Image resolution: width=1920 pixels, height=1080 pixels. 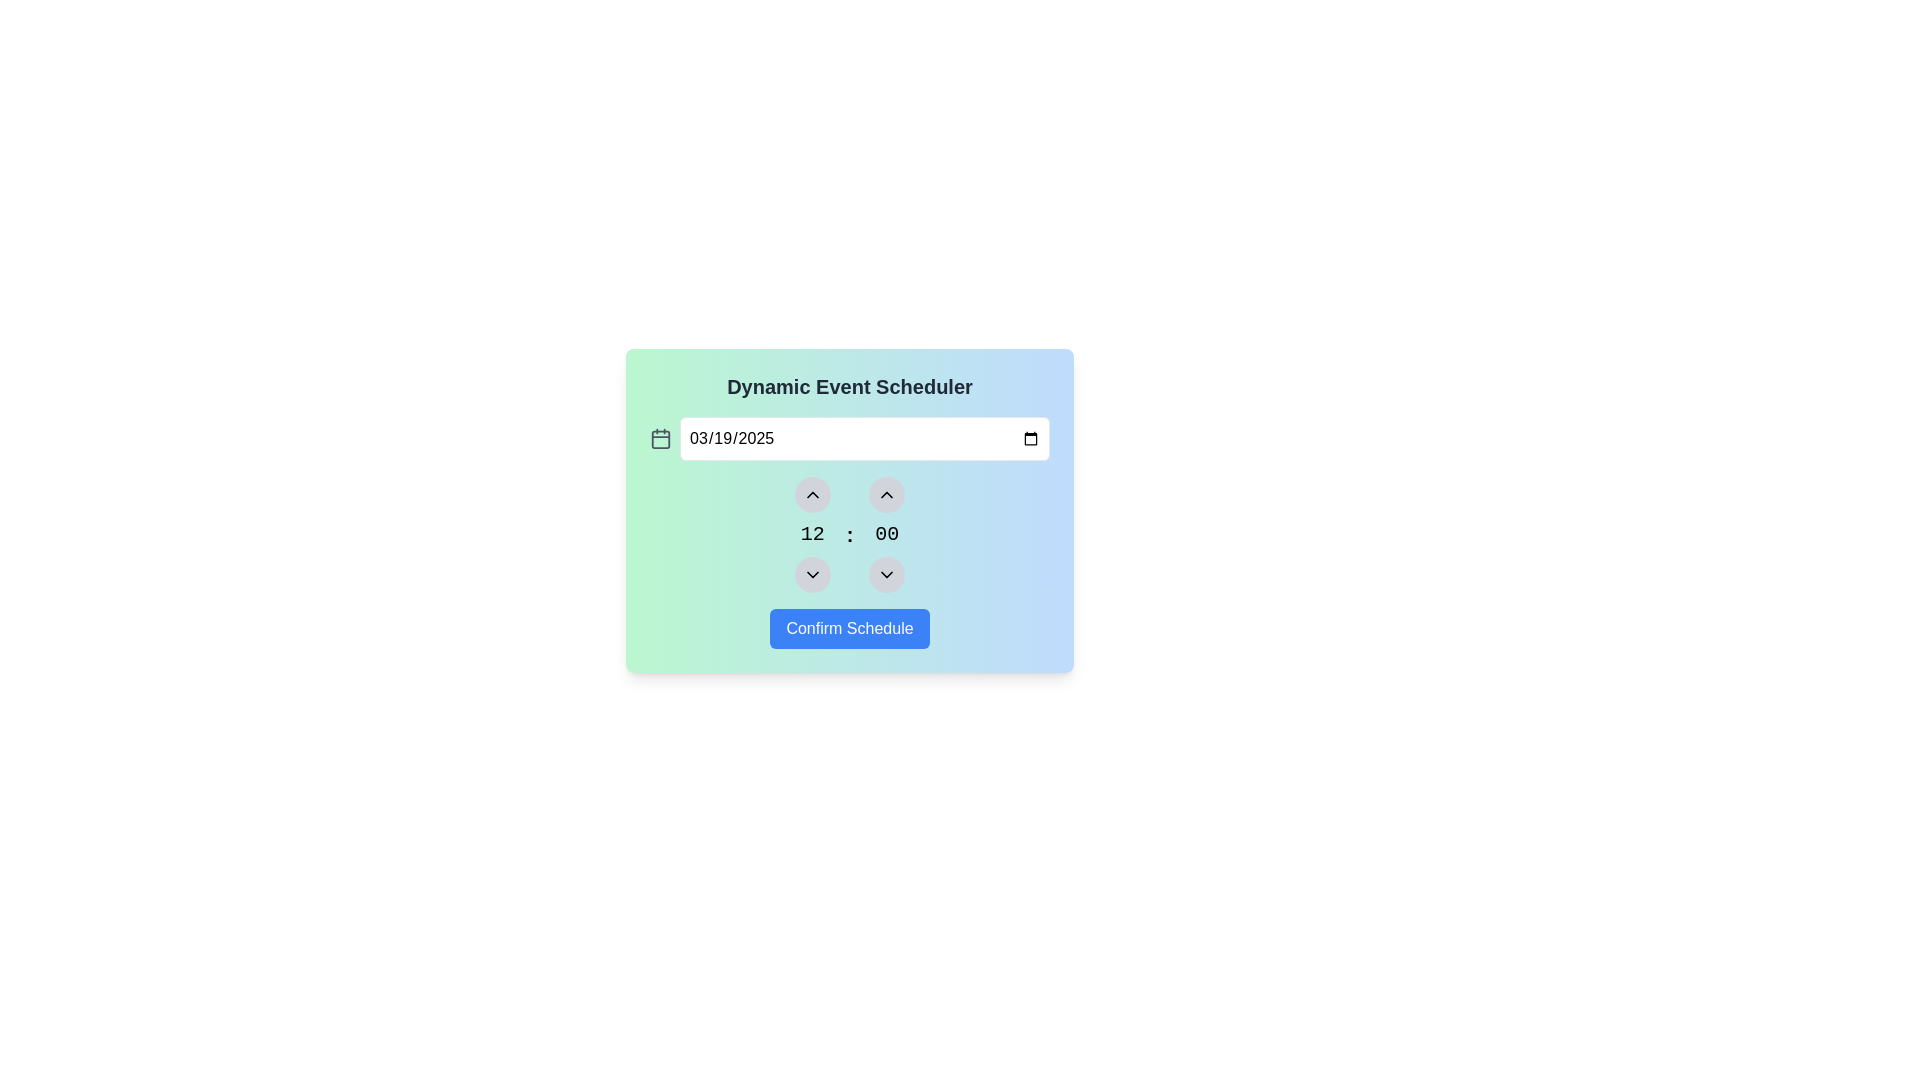 I want to click on the dropdown button icon, so click(x=812, y=574).